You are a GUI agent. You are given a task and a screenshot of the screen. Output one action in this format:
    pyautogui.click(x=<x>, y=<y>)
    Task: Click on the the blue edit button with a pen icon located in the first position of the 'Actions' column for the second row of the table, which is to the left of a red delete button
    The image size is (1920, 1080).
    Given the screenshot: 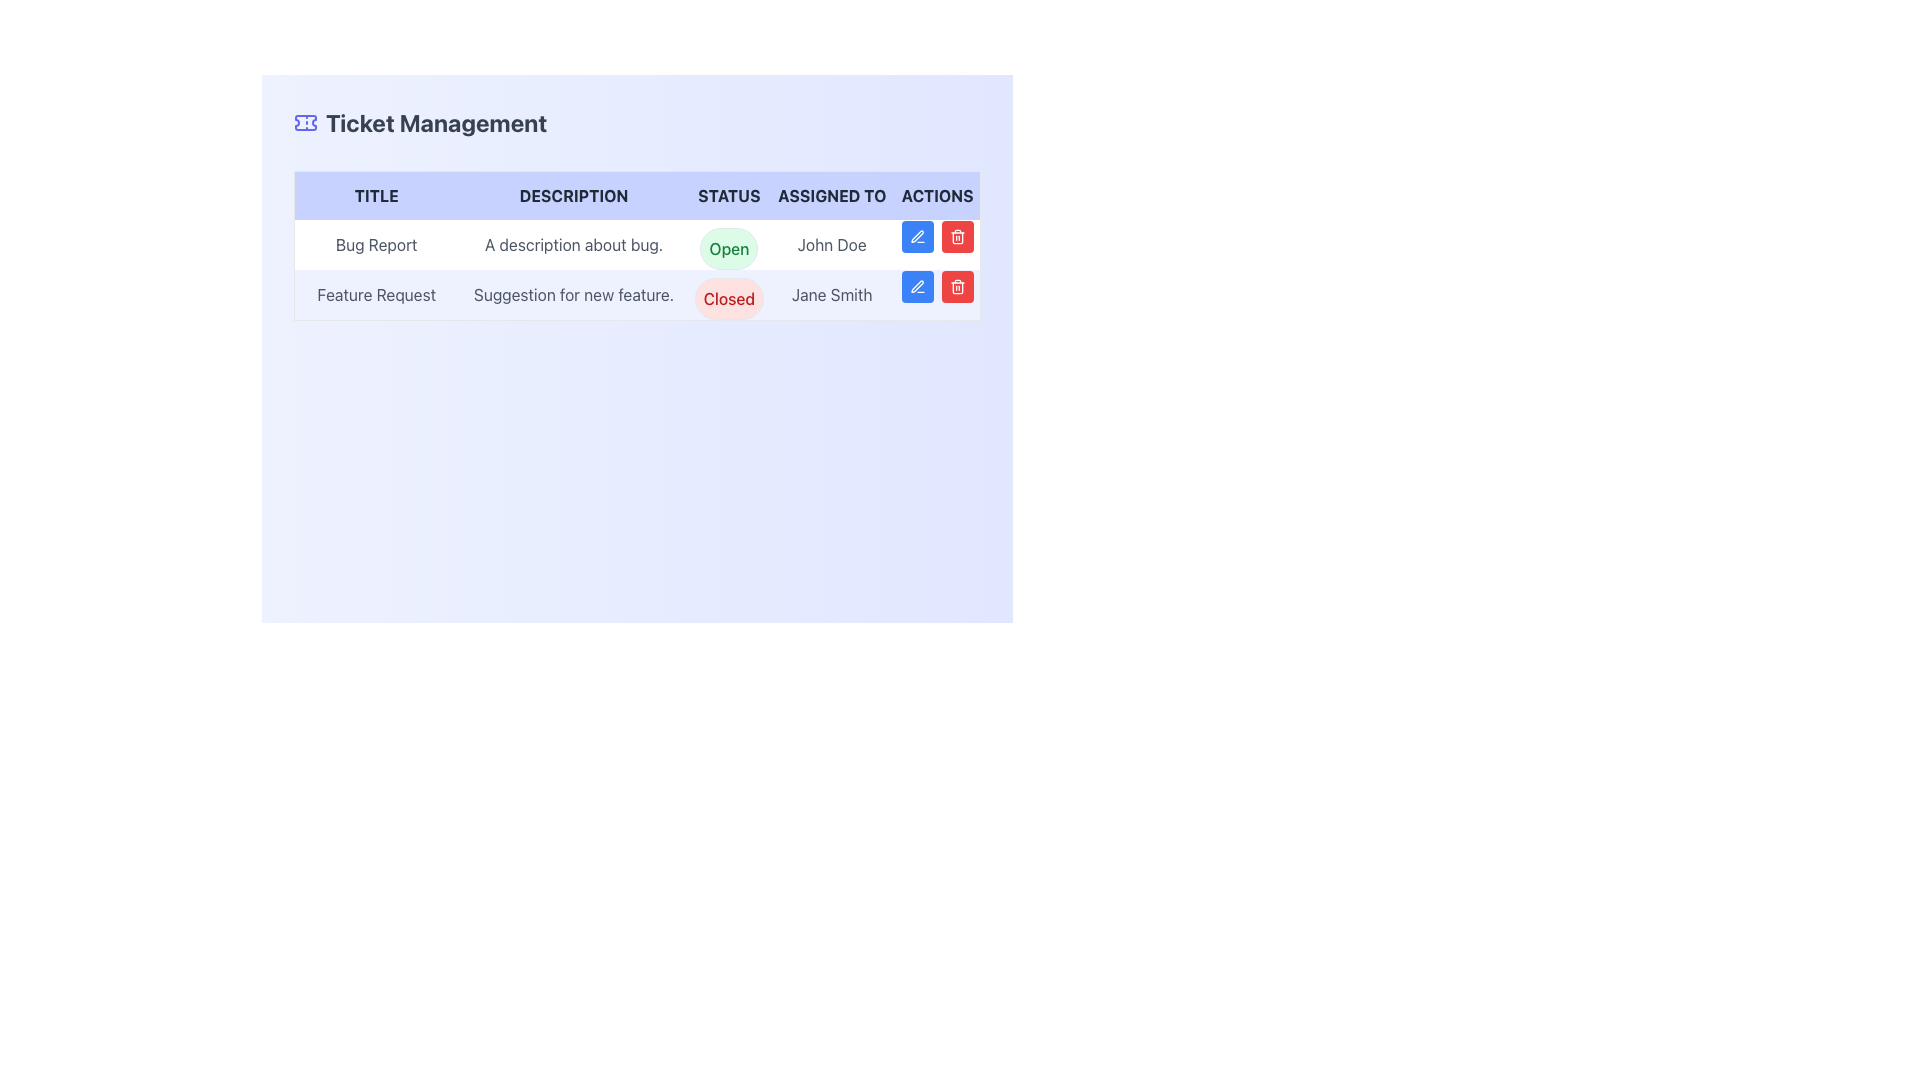 What is the action you would take?
    pyautogui.click(x=916, y=286)
    